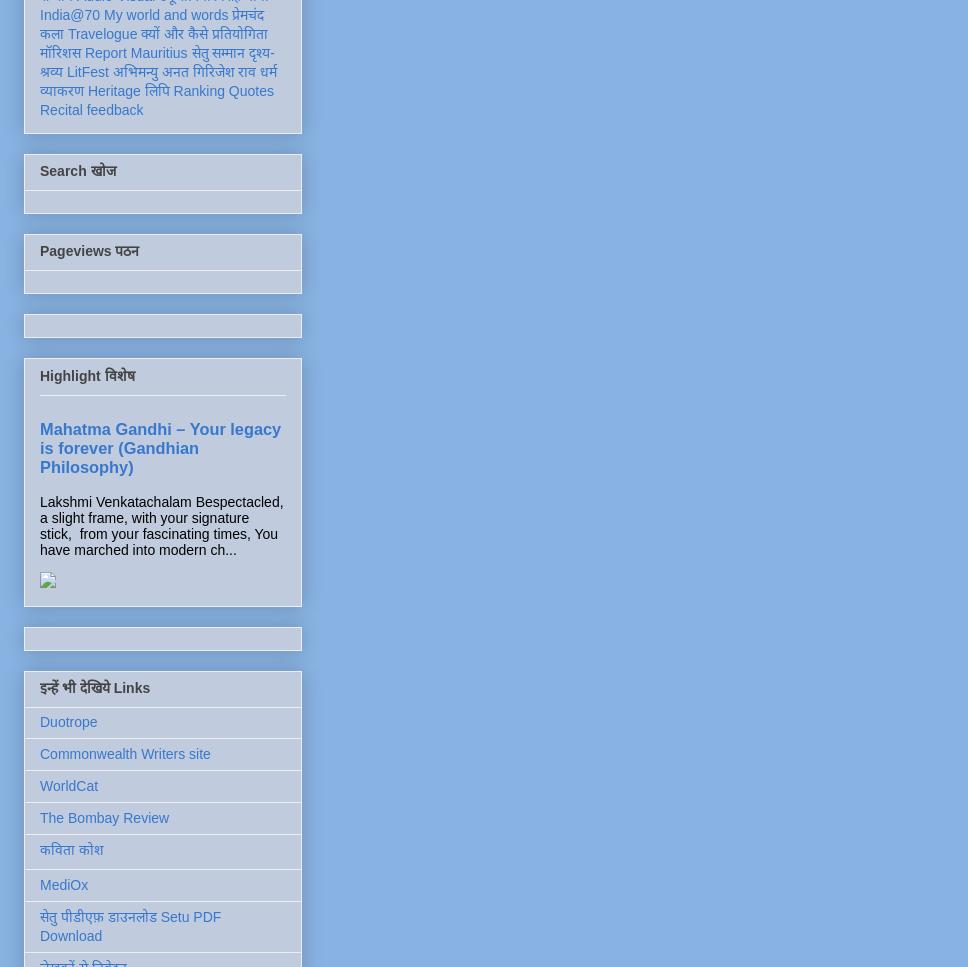 The height and width of the screenshot is (967, 968). Describe the element at coordinates (94, 686) in the screenshot. I see `'इन्हें भी देखिये Links'` at that location.